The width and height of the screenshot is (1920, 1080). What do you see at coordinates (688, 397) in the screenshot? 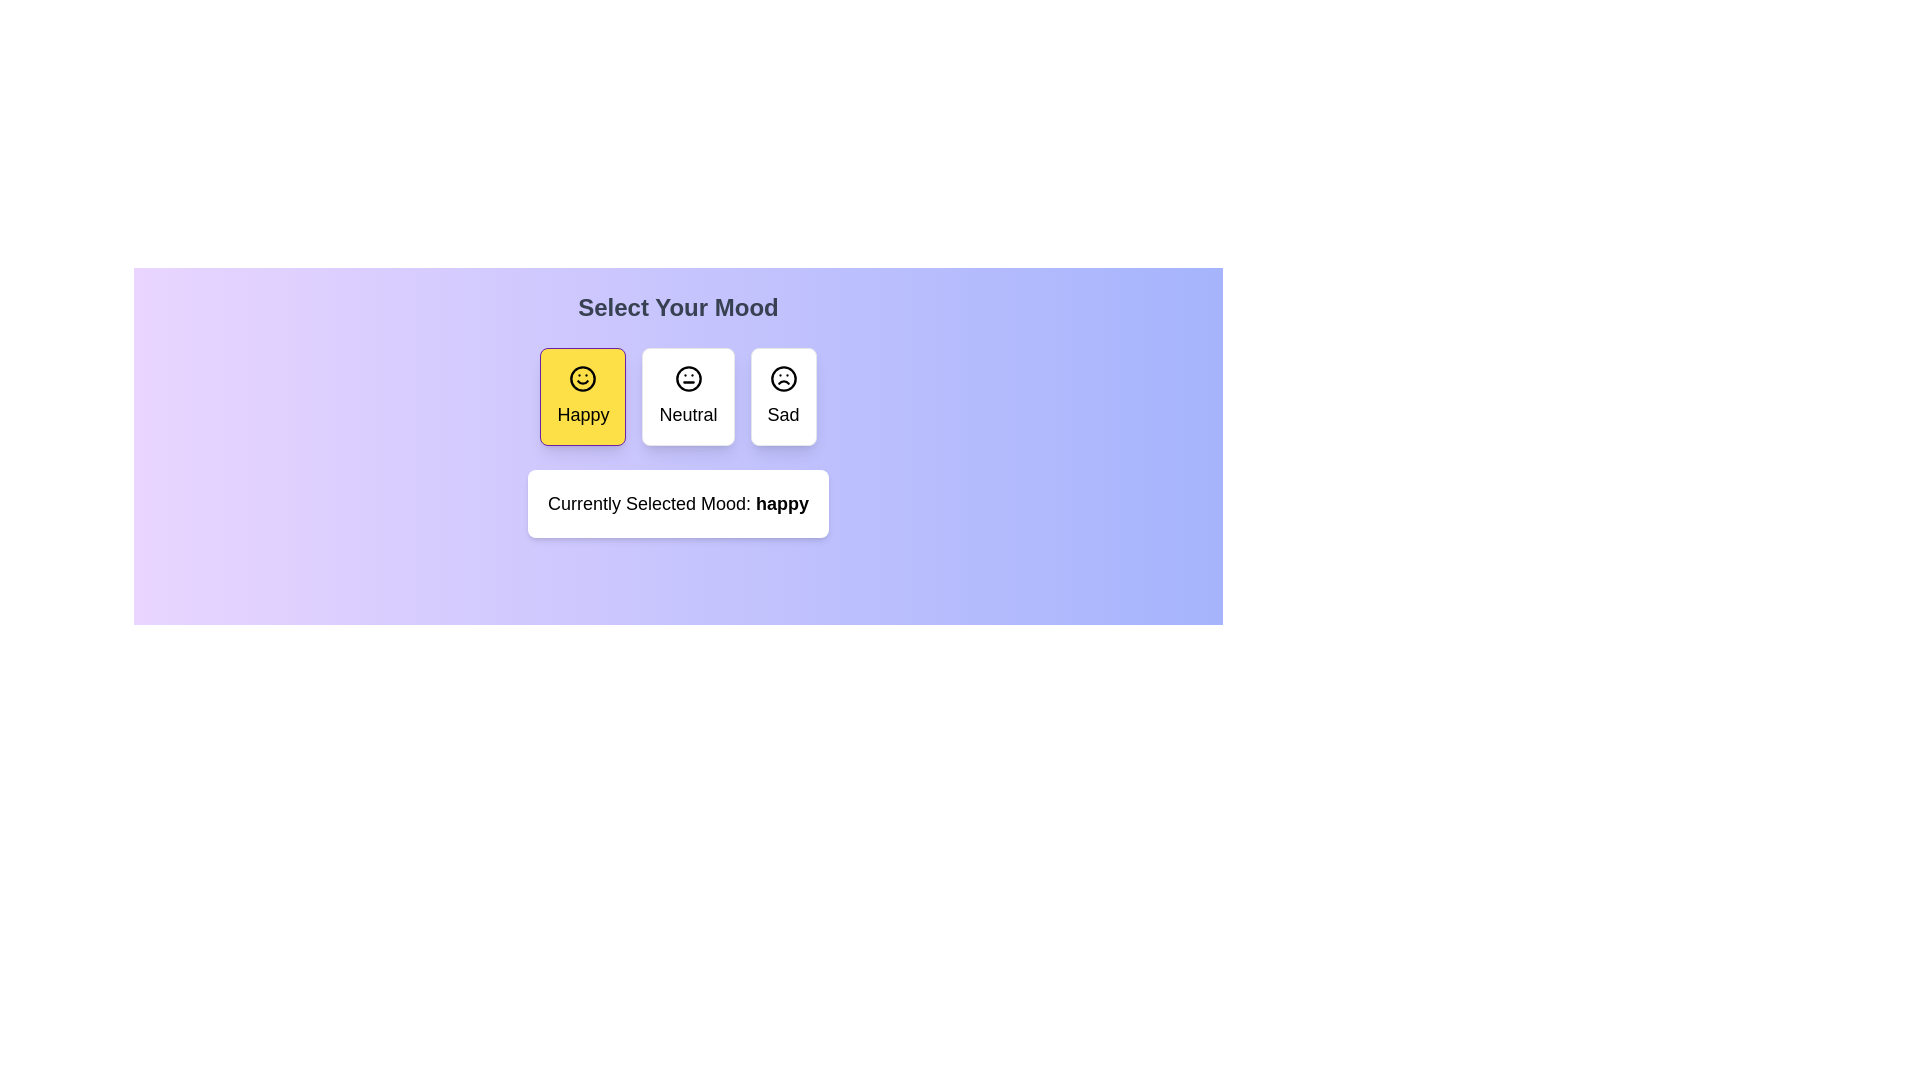
I see `the mood button labeled Neutral` at bounding box center [688, 397].